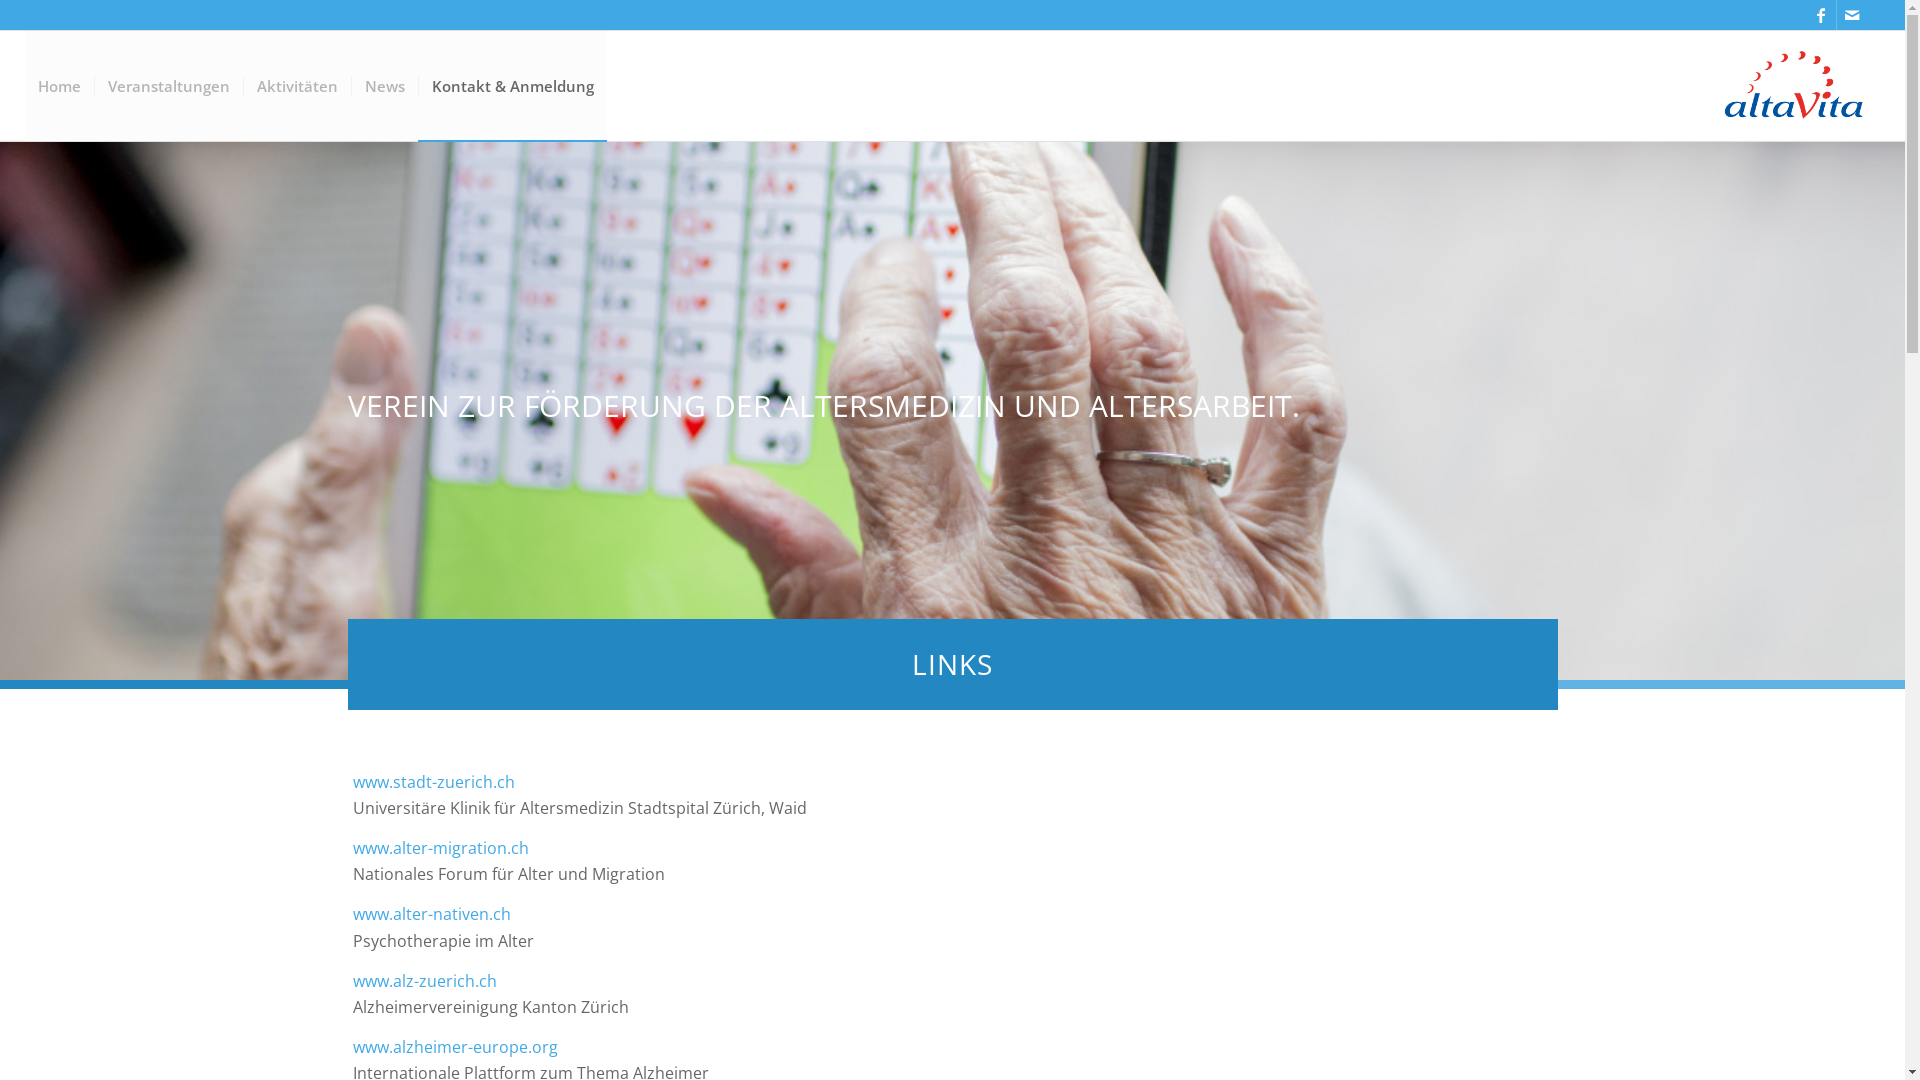  I want to click on 'www.alter-nativen.ch', so click(430, 914).